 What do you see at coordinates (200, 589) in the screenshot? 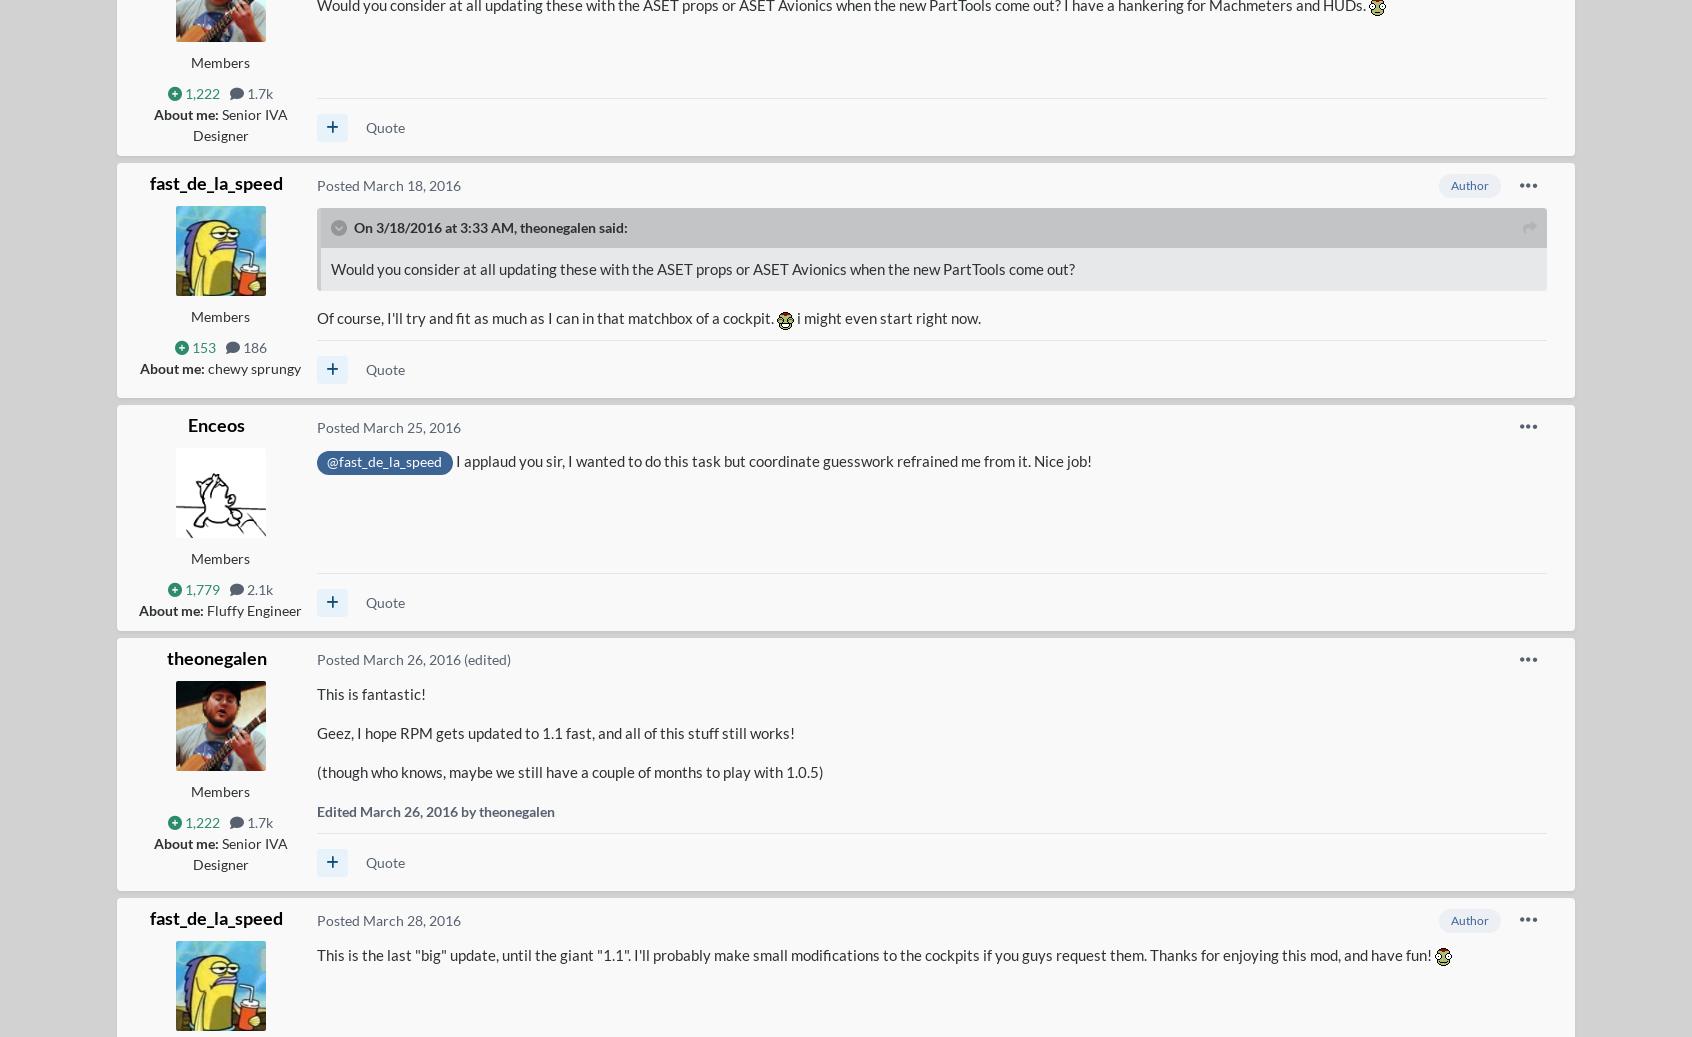
I see `'1,779'` at bounding box center [200, 589].